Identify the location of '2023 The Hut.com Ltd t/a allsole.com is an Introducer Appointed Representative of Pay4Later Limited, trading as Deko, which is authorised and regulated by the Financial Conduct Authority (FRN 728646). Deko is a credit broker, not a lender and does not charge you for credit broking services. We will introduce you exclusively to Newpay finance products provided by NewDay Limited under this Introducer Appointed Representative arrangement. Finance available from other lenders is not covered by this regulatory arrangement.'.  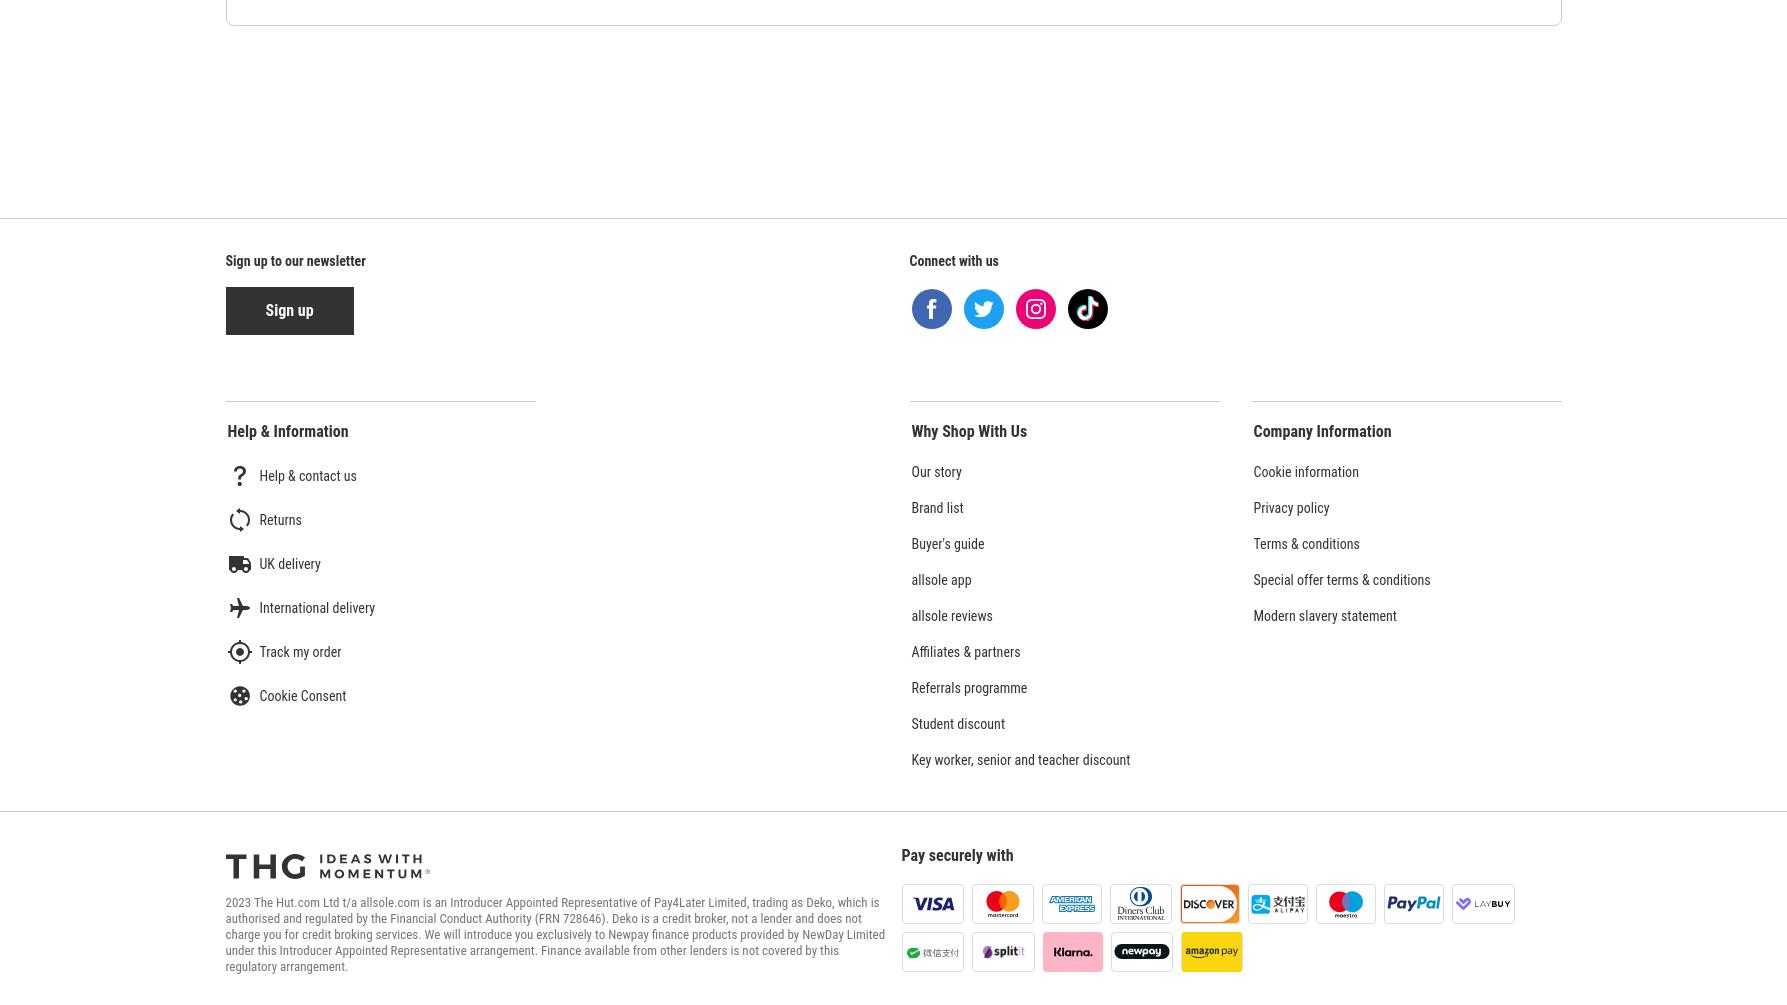
(554, 933).